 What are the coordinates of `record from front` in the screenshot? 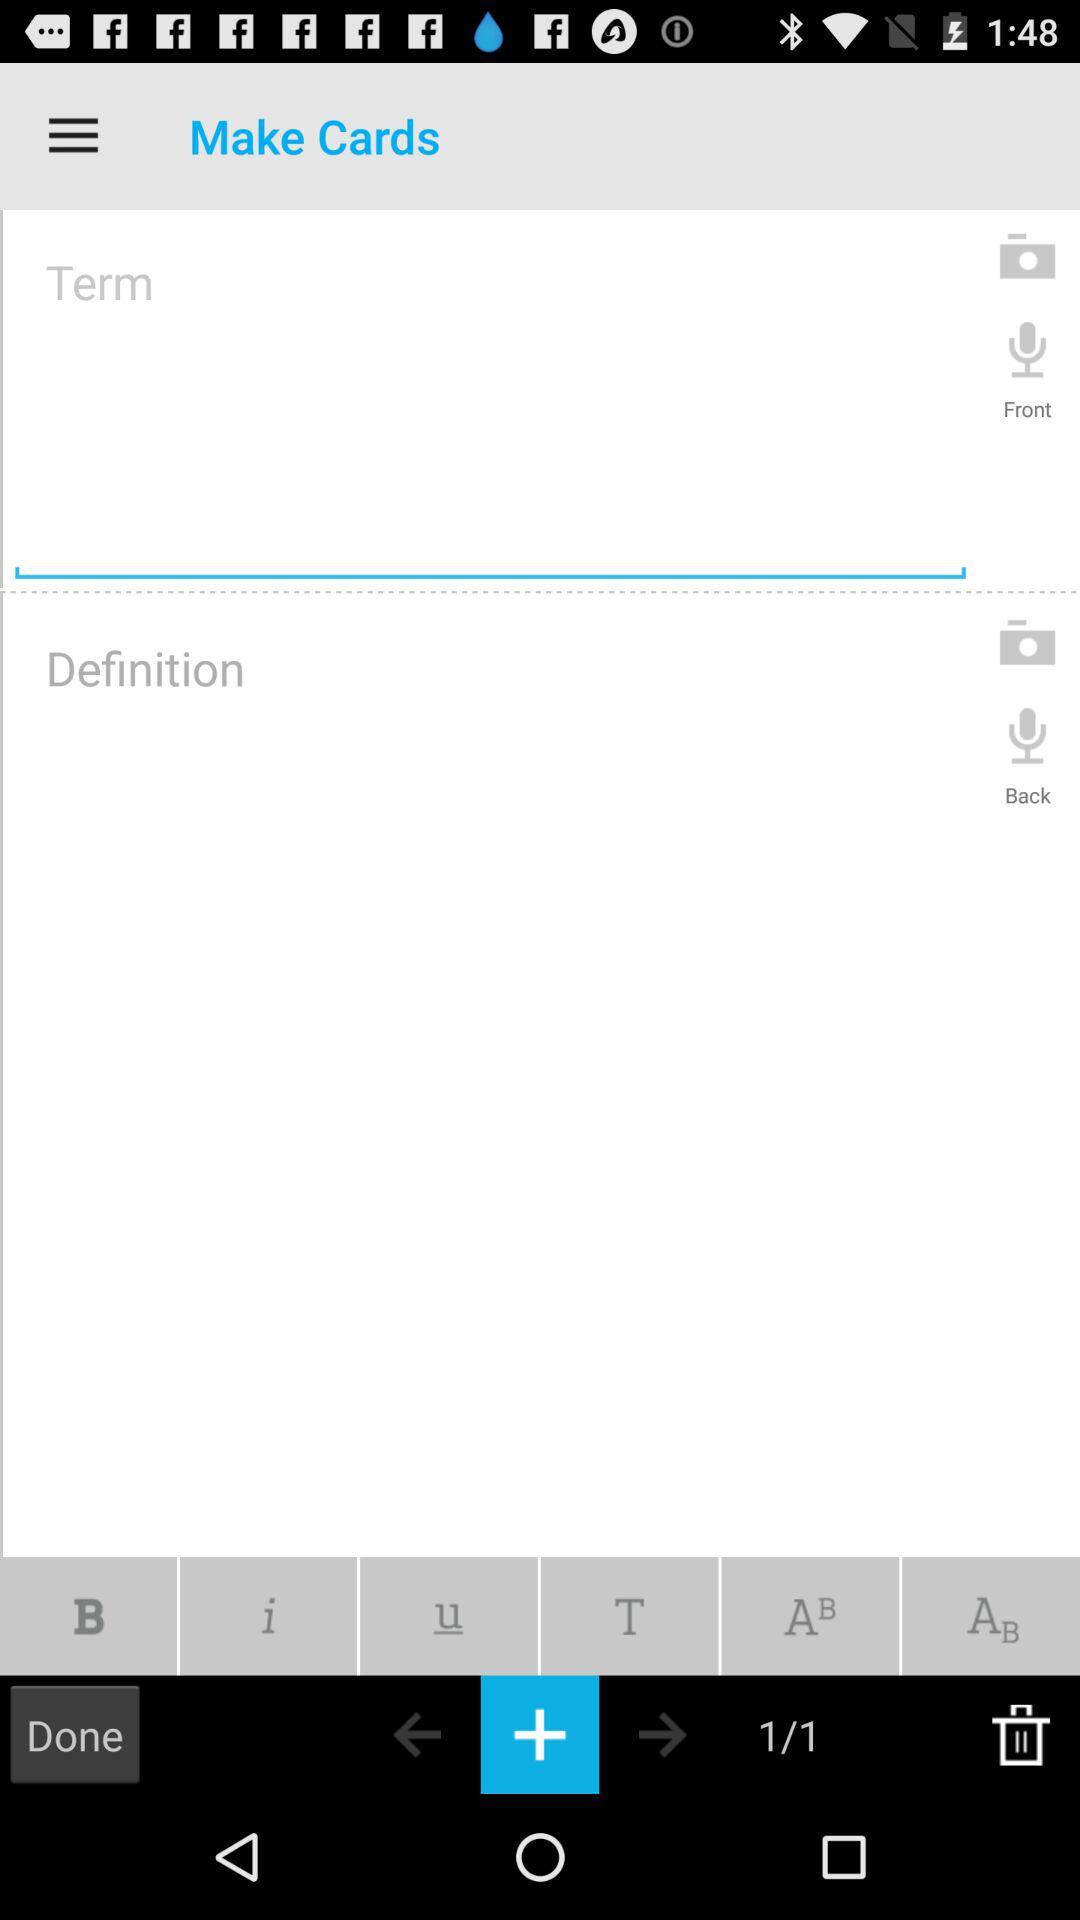 It's located at (1027, 348).